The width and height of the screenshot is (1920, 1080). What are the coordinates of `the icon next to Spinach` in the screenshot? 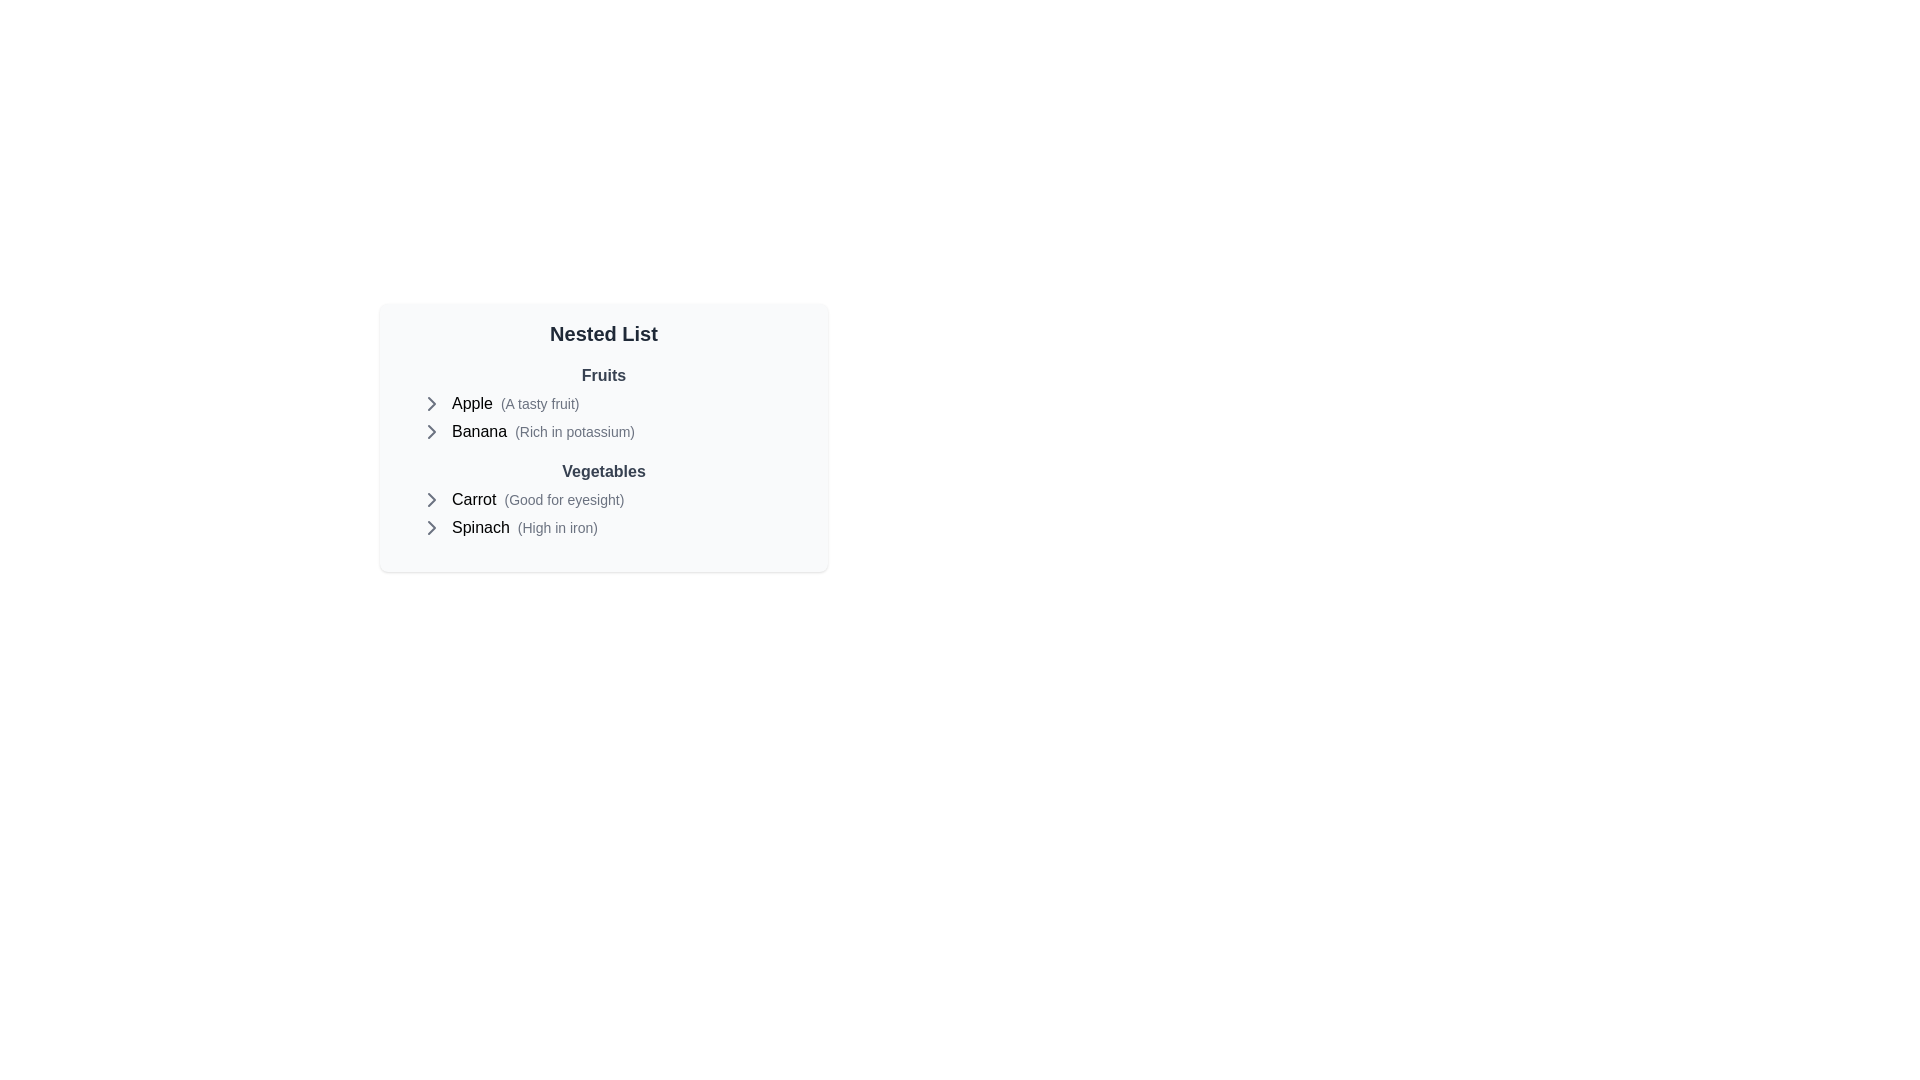 It's located at (431, 527).